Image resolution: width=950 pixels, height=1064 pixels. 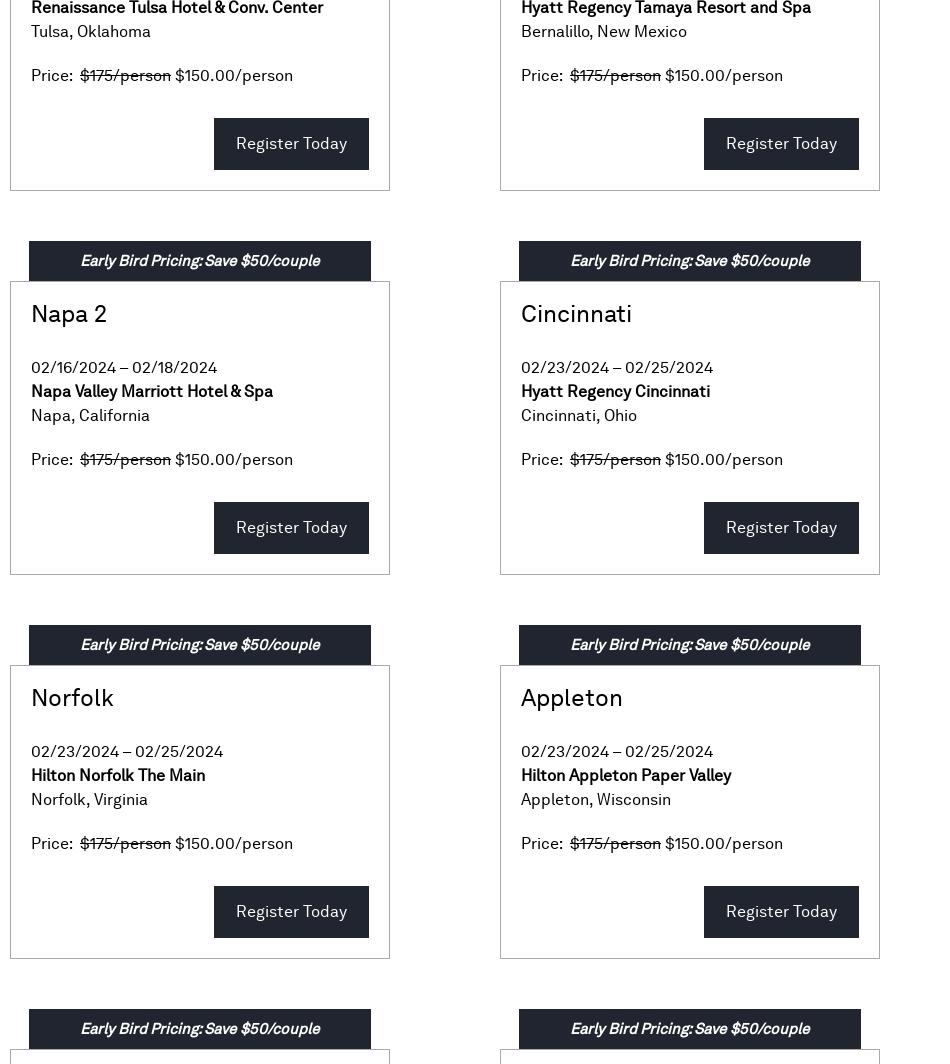 I want to click on 'Hilton Norfolk The Main', so click(x=117, y=775).